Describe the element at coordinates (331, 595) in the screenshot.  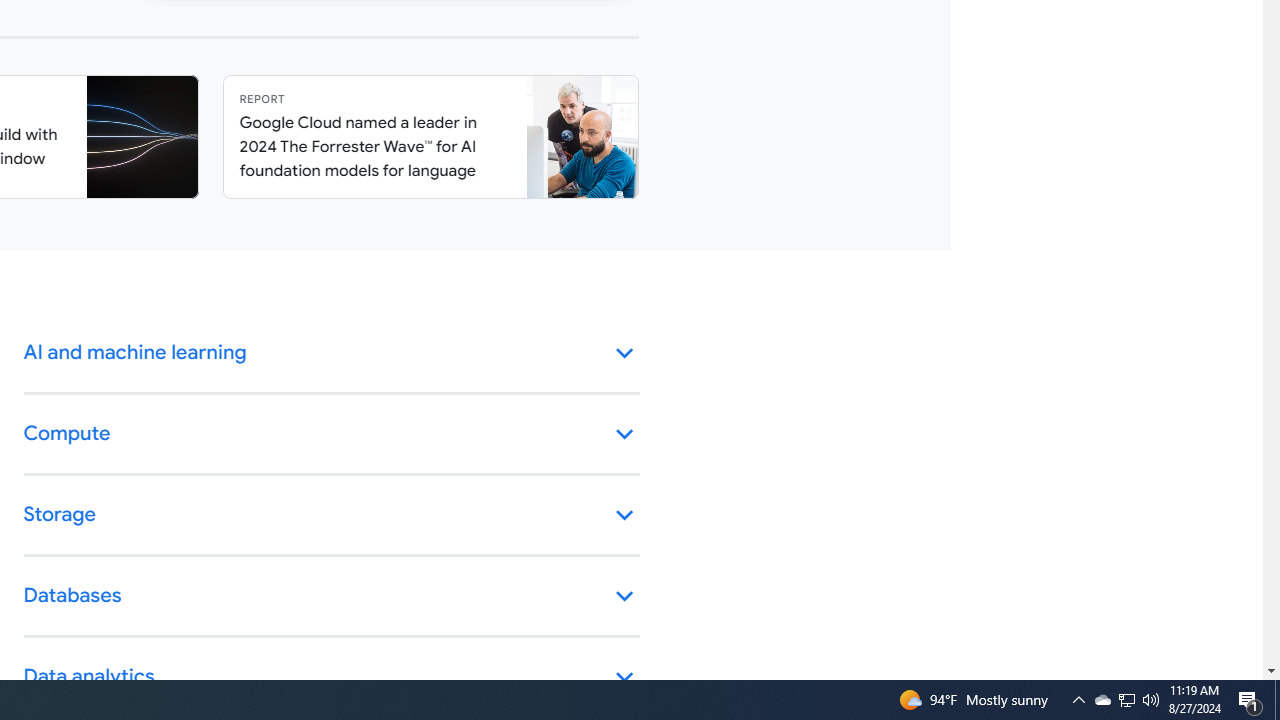
I see `'Databases keyboard_arrow_down'` at that location.